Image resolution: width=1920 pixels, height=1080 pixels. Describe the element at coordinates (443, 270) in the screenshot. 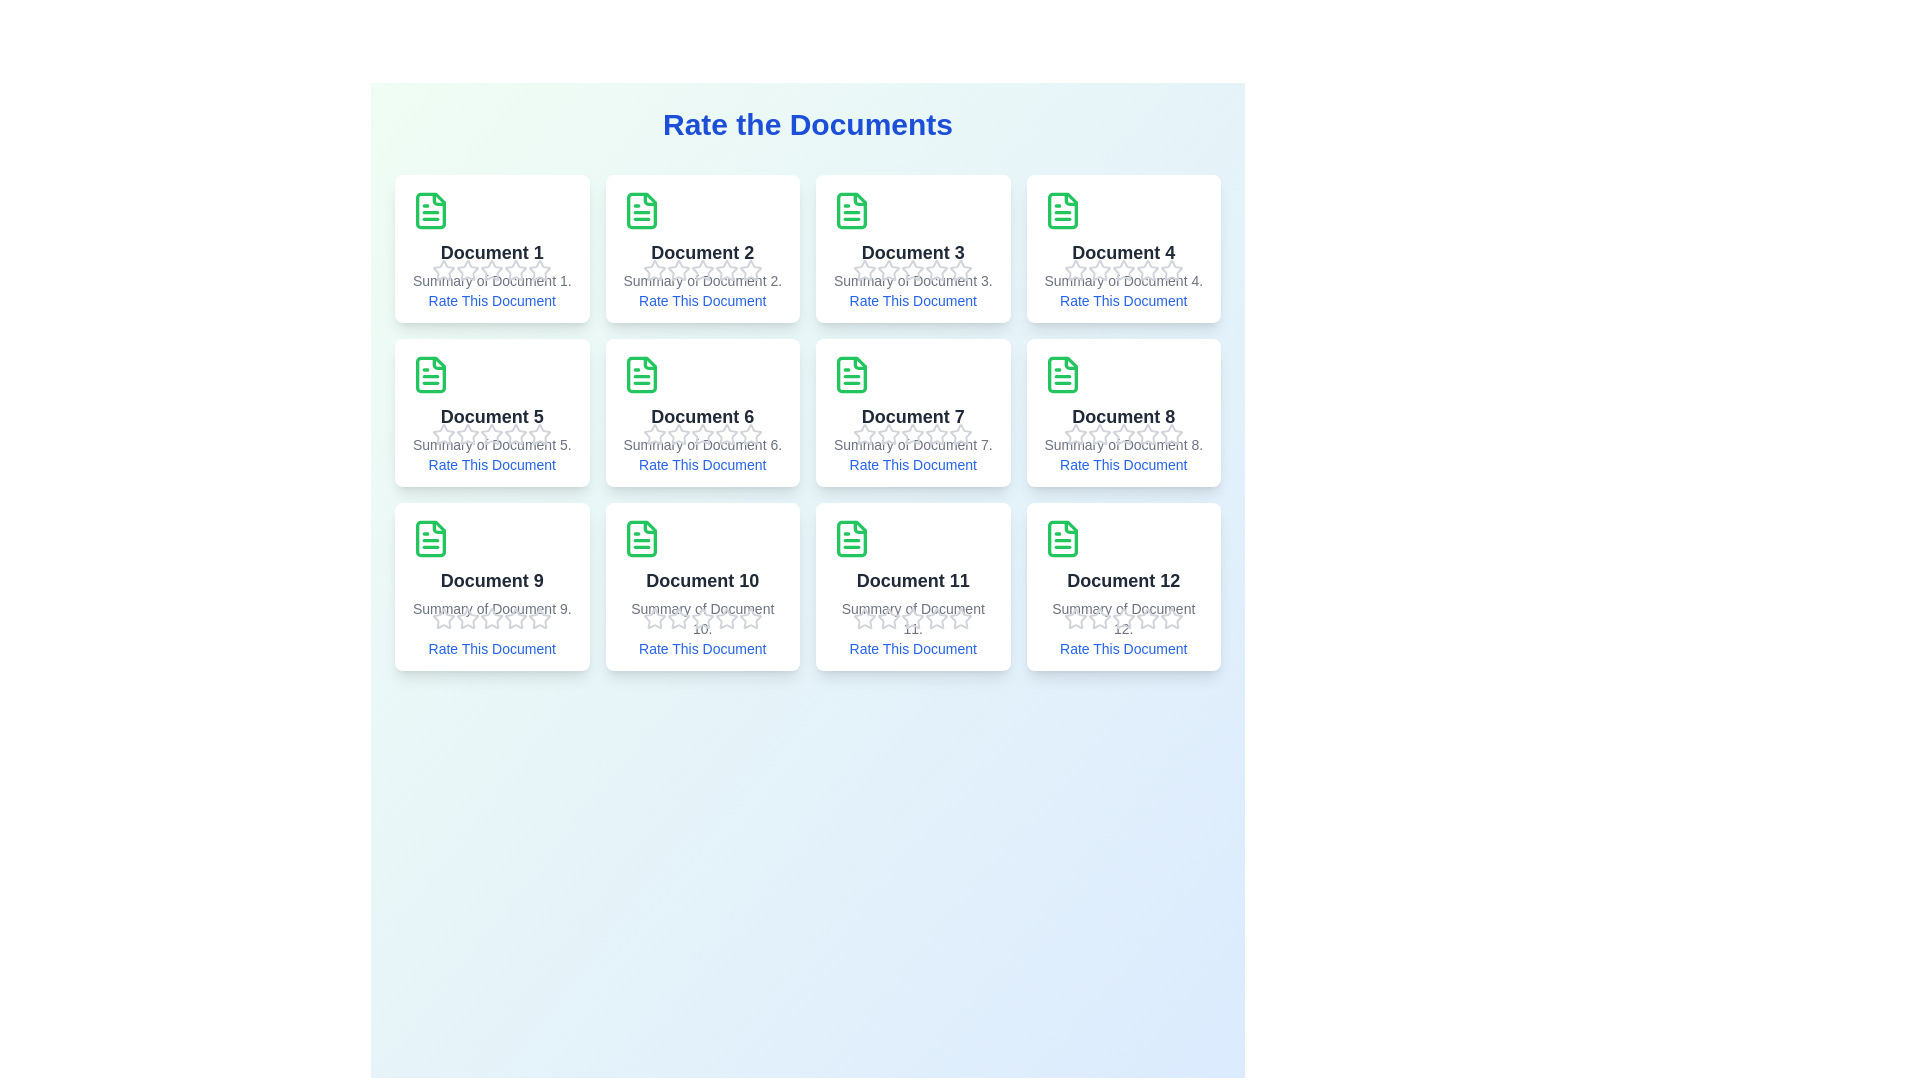

I see `the star corresponding to the rating 1 to preview the rating` at that location.